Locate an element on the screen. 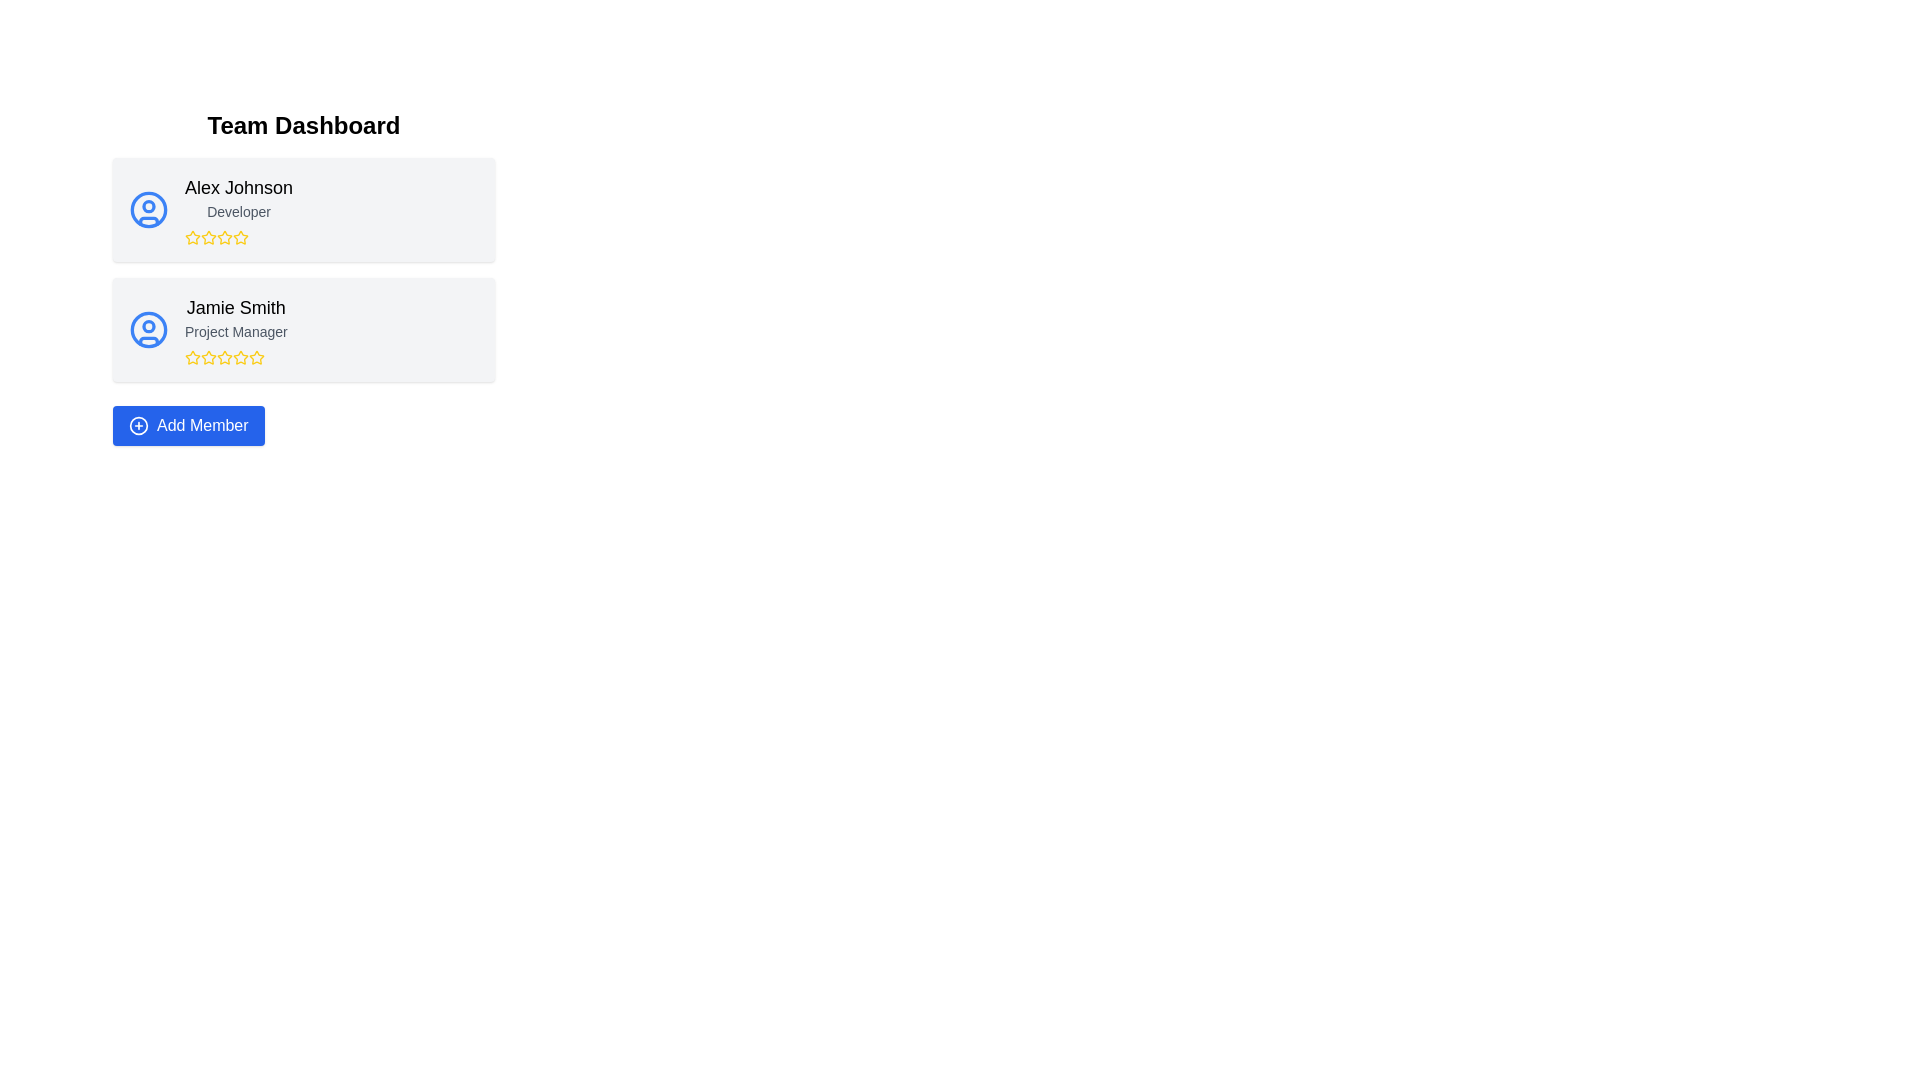 The image size is (1920, 1080). the large, bold text displaying 'Team Dashboard' prominently at the top of the interface is located at coordinates (302, 126).